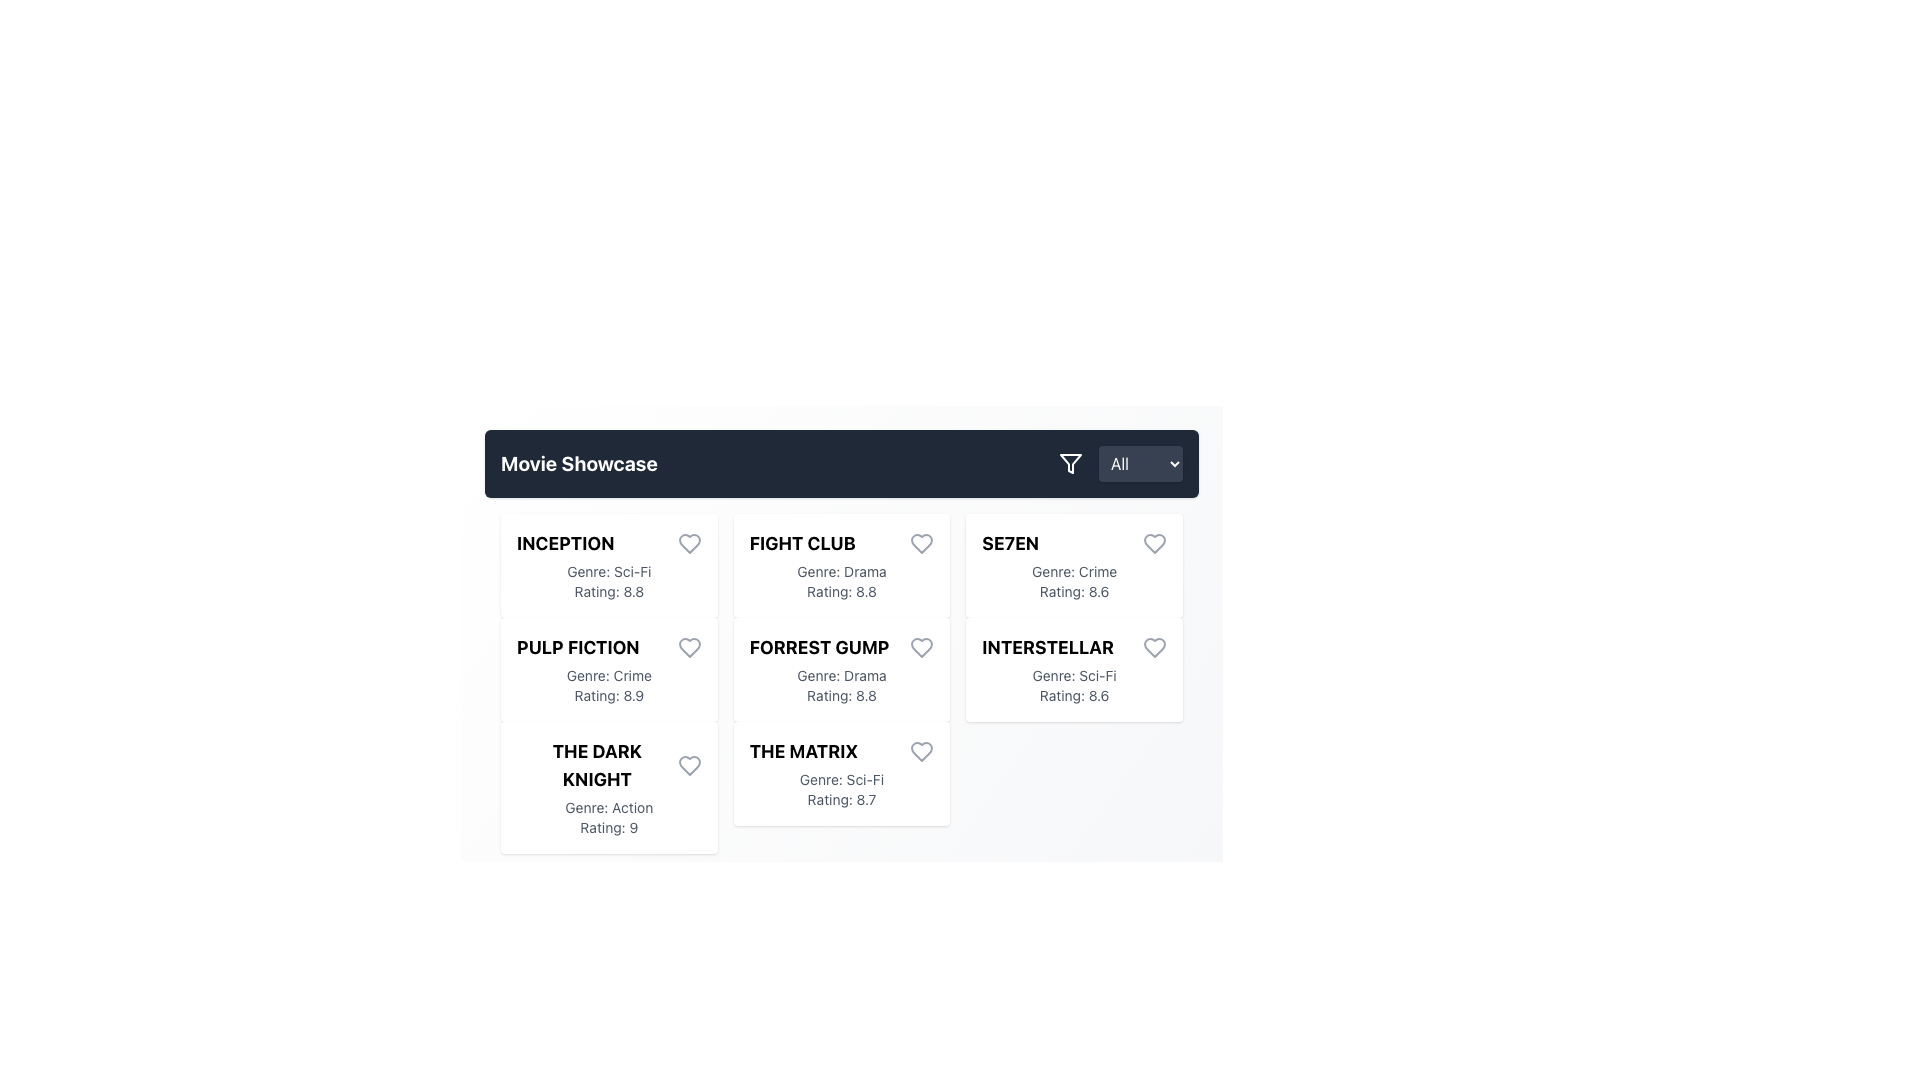  I want to click on text element displaying 'Genre: Sci-Fi' and 'Rating: 8.6', located below the title 'INTERSTELLAR' in the fourth column of the movie cards grid, so click(1073, 685).